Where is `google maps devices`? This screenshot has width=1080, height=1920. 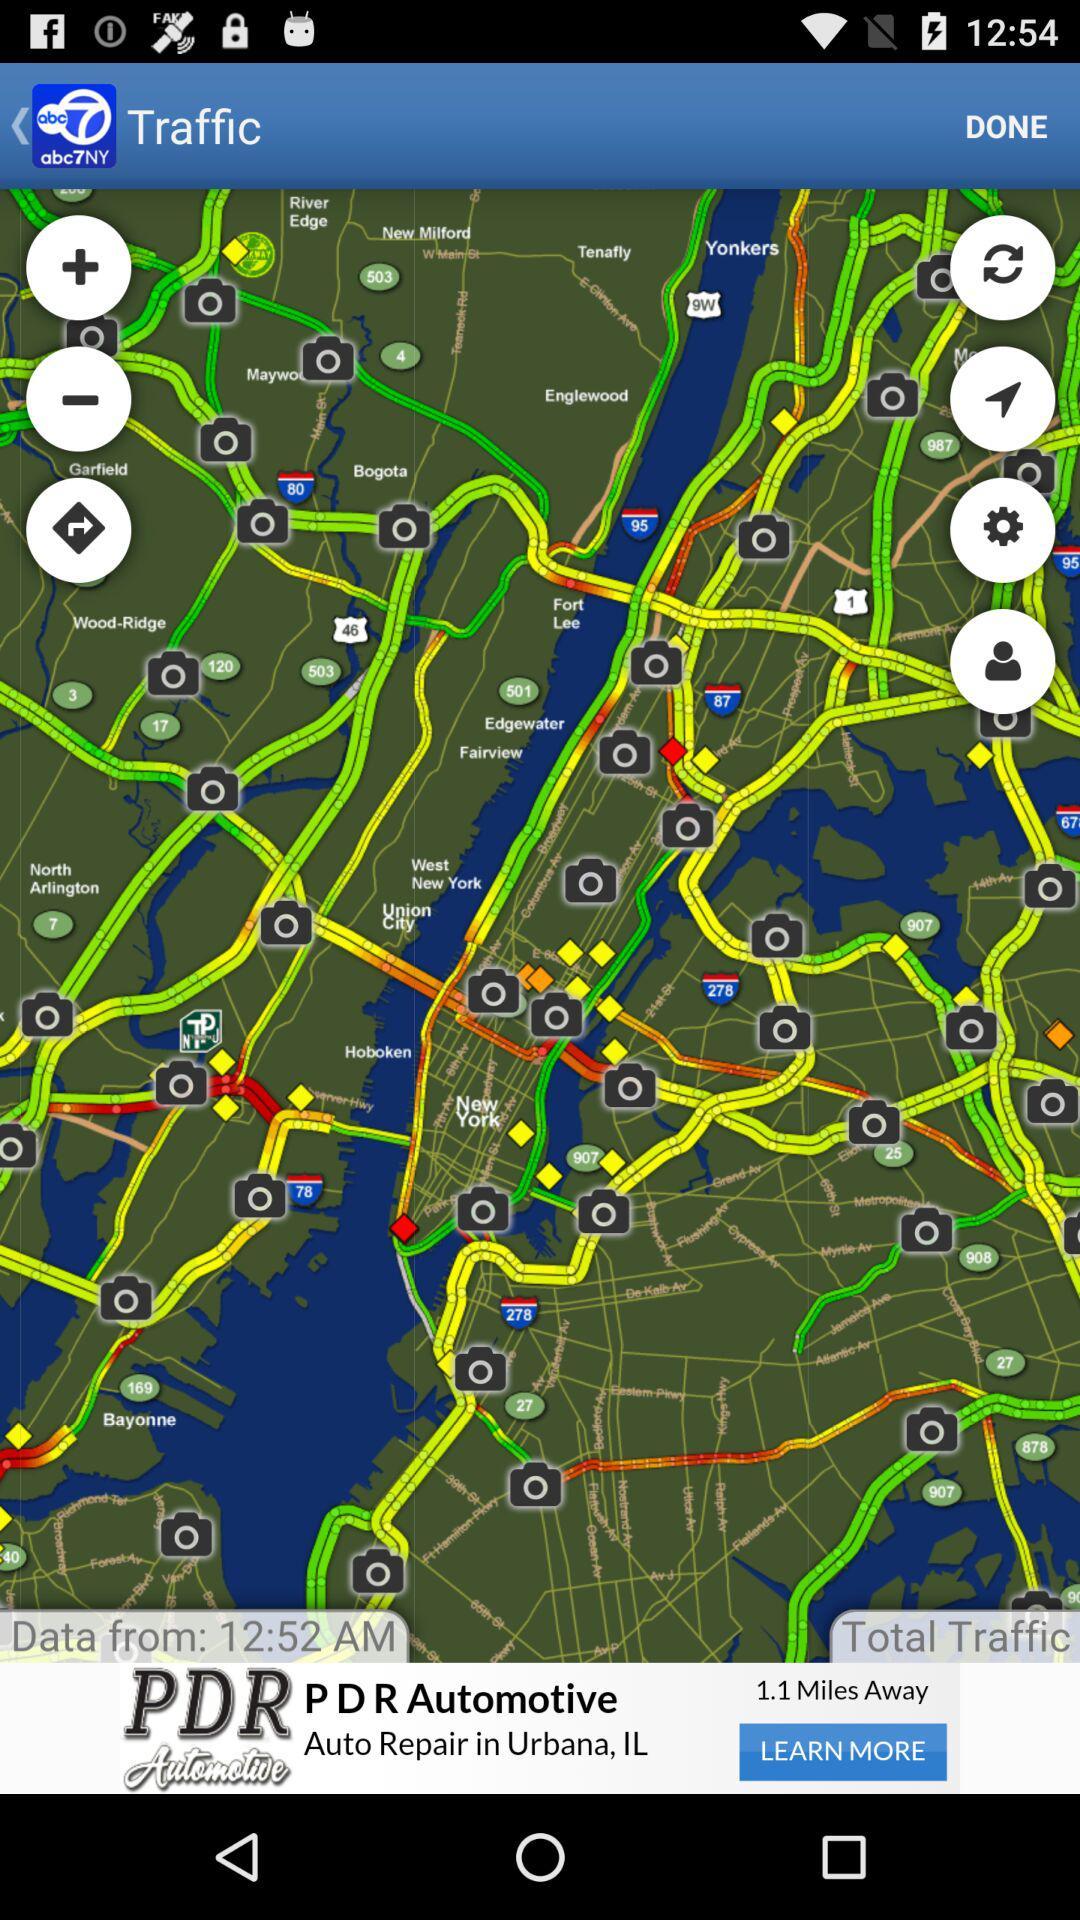
google maps devices is located at coordinates (540, 924).